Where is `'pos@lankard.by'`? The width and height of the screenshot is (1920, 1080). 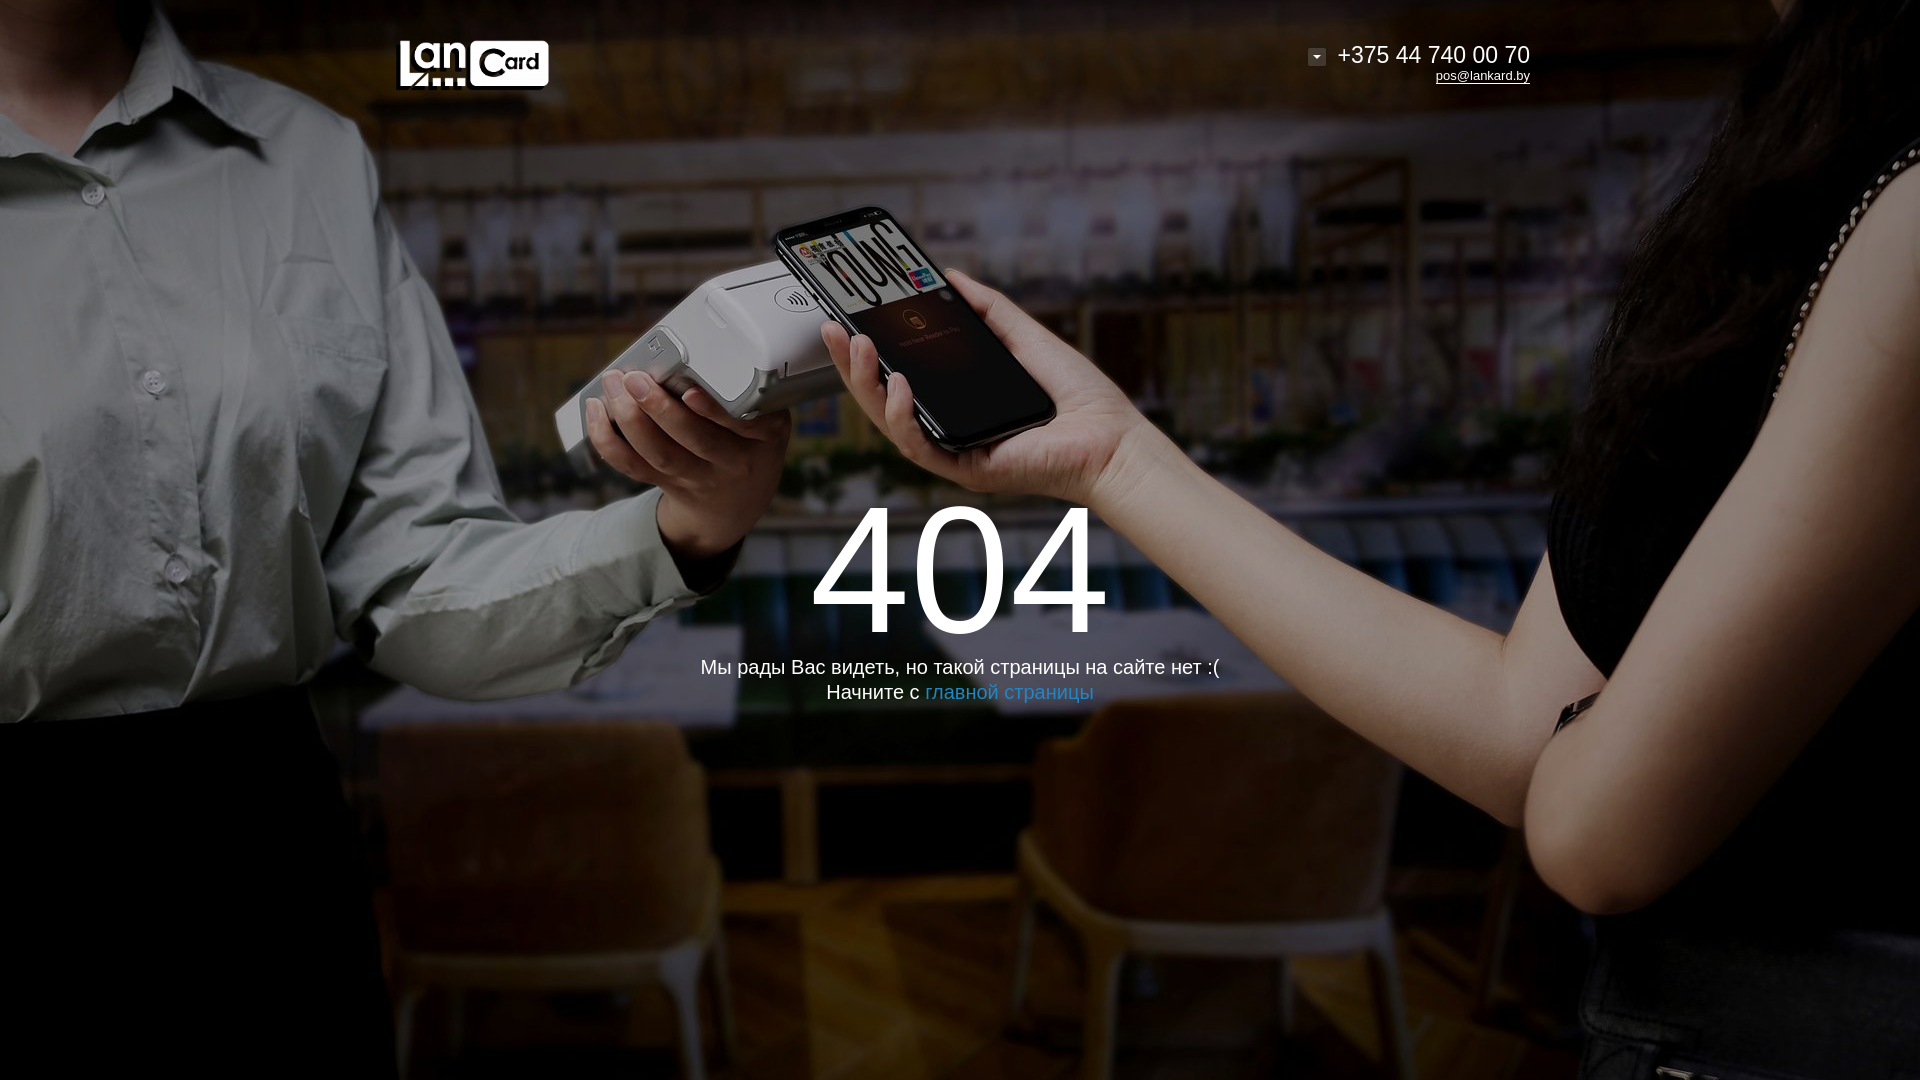 'pos@lankard.by' is located at coordinates (1483, 75).